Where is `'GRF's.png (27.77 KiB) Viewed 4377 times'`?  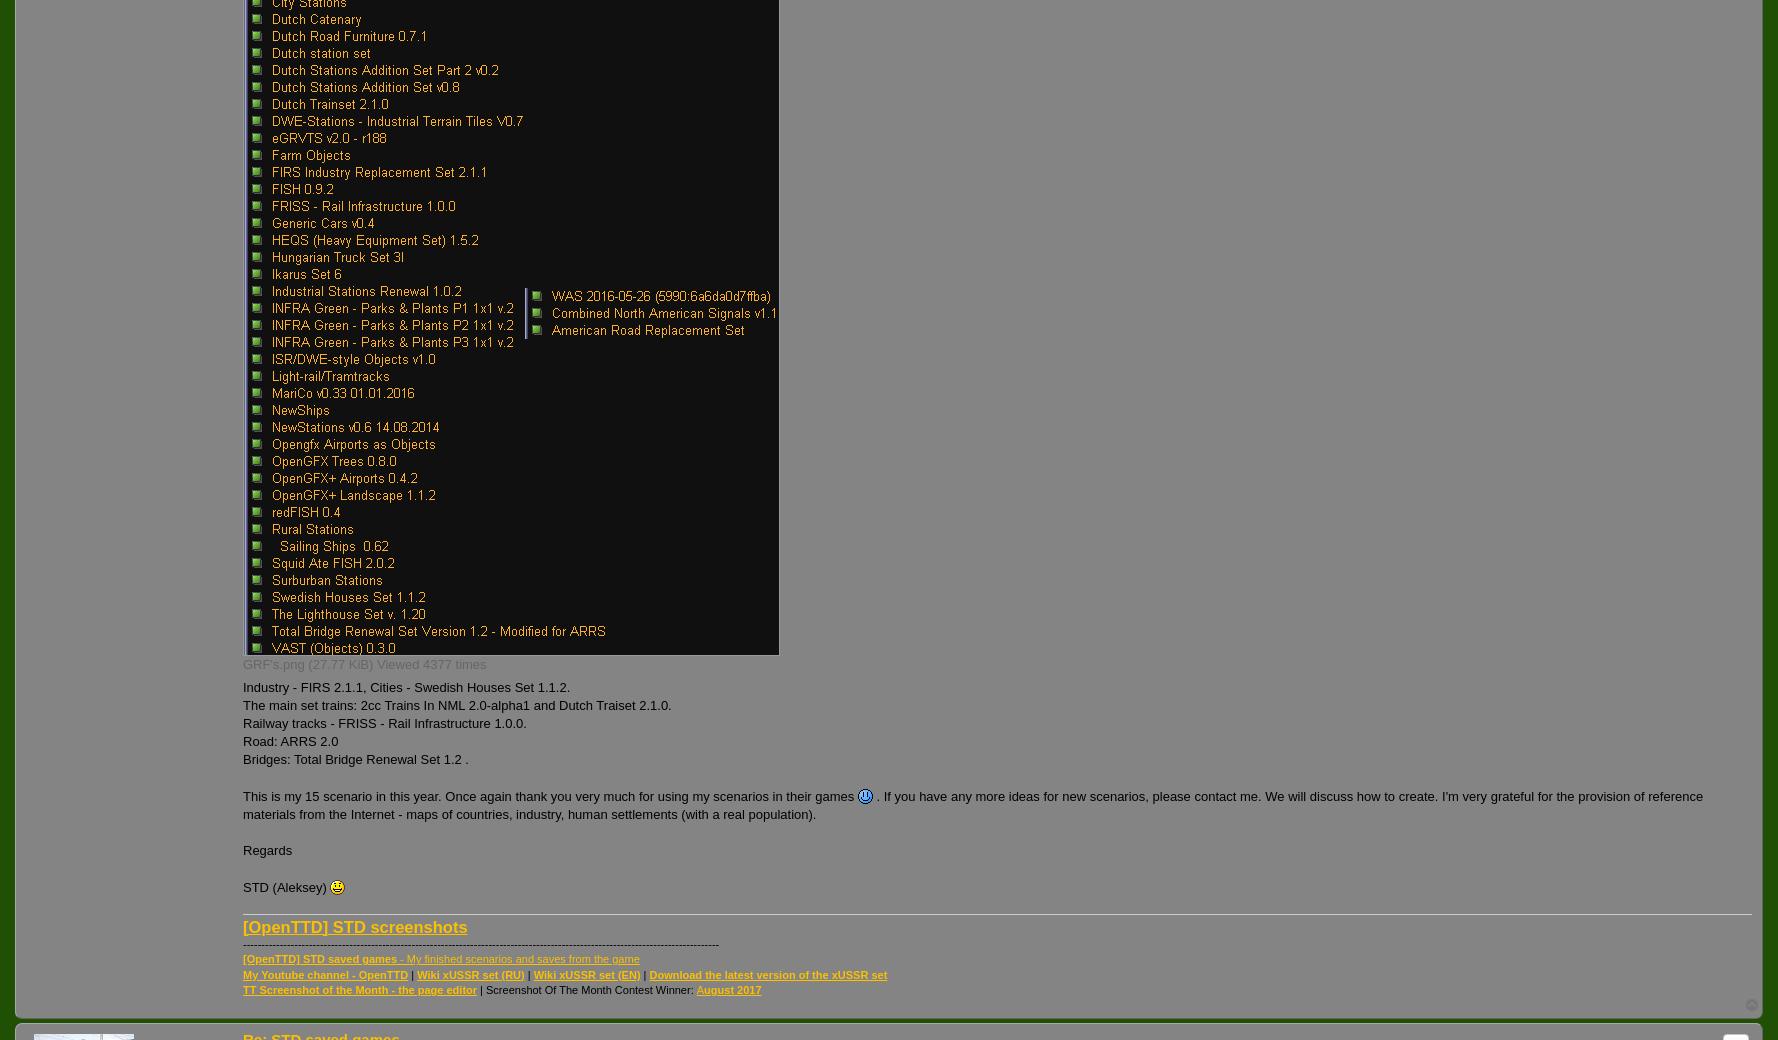
'GRF's.png (27.77 KiB) Viewed 4377 times' is located at coordinates (363, 664).